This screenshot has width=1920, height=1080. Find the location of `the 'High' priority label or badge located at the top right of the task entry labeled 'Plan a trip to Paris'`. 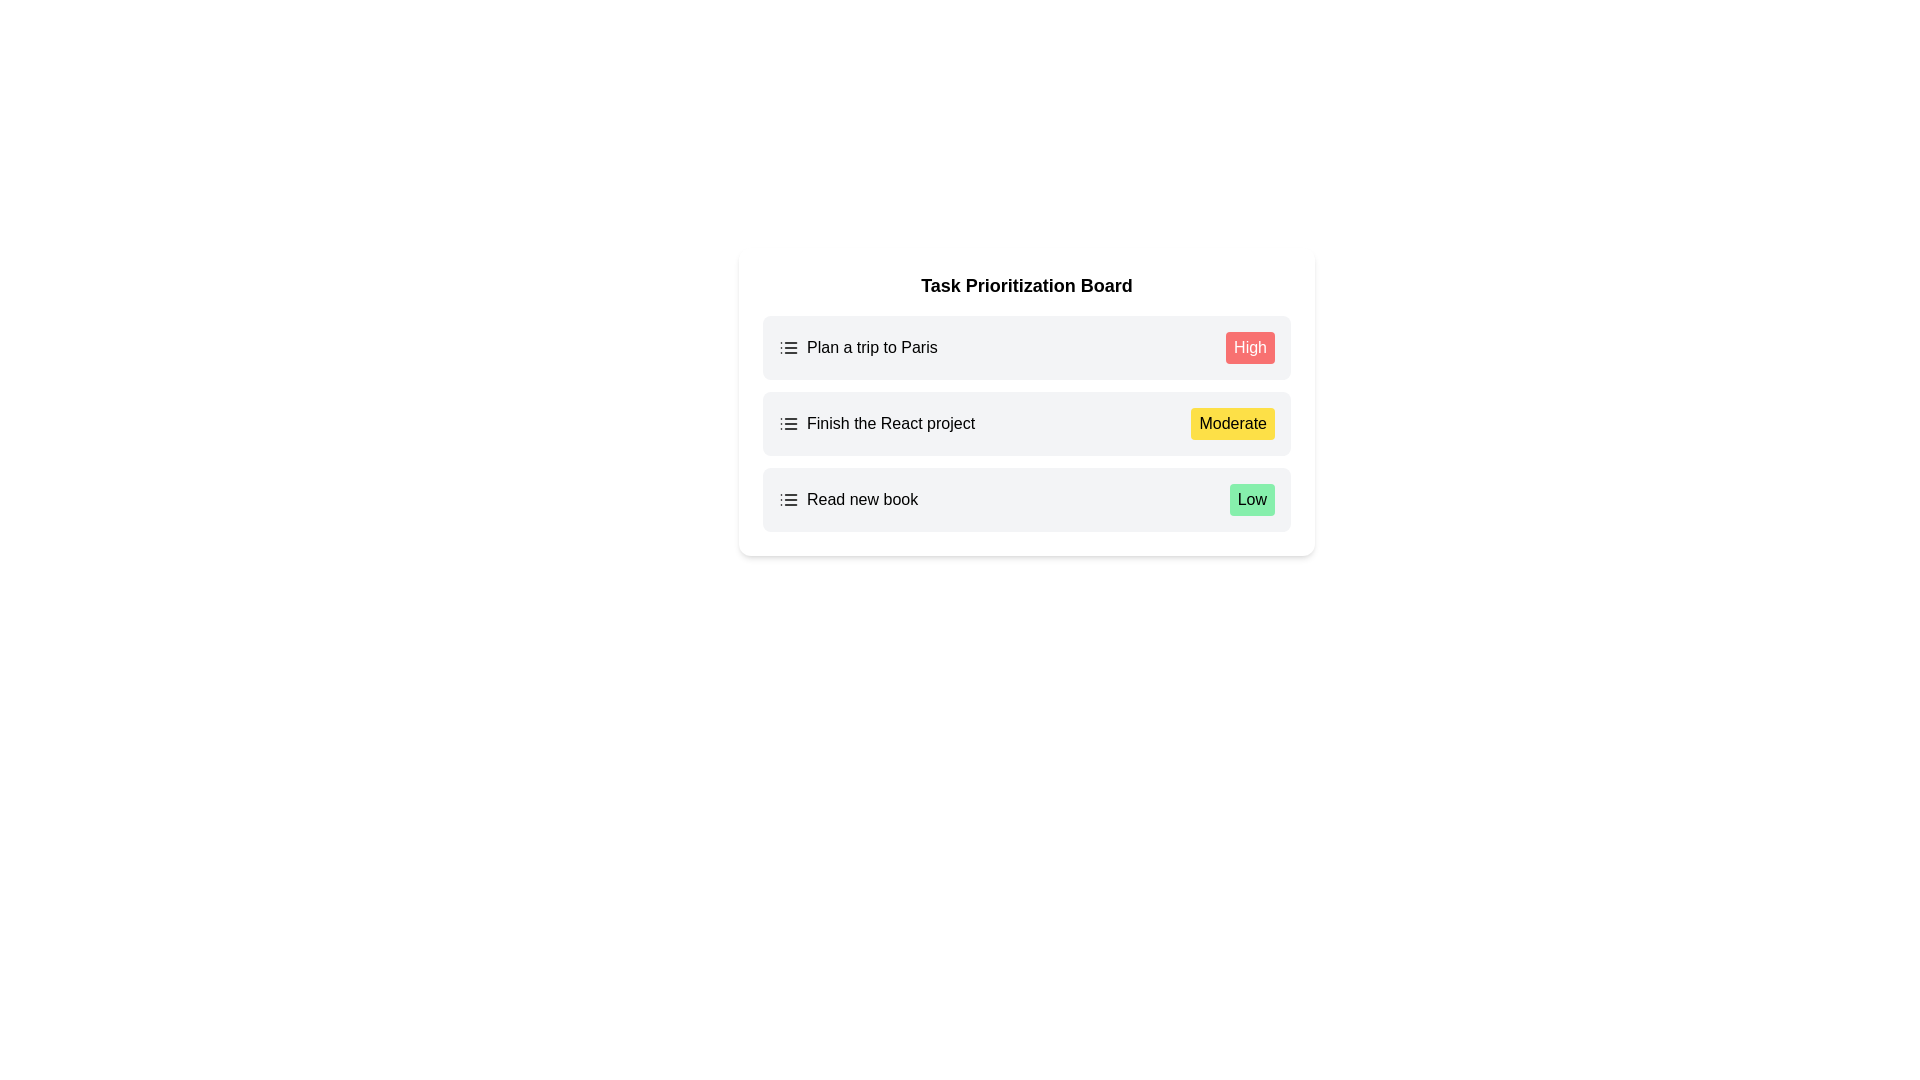

the 'High' priority label or badge located at the top right of the task entry labeled 'Plan a trip to Paris' is located at coordinates (1249, 346).